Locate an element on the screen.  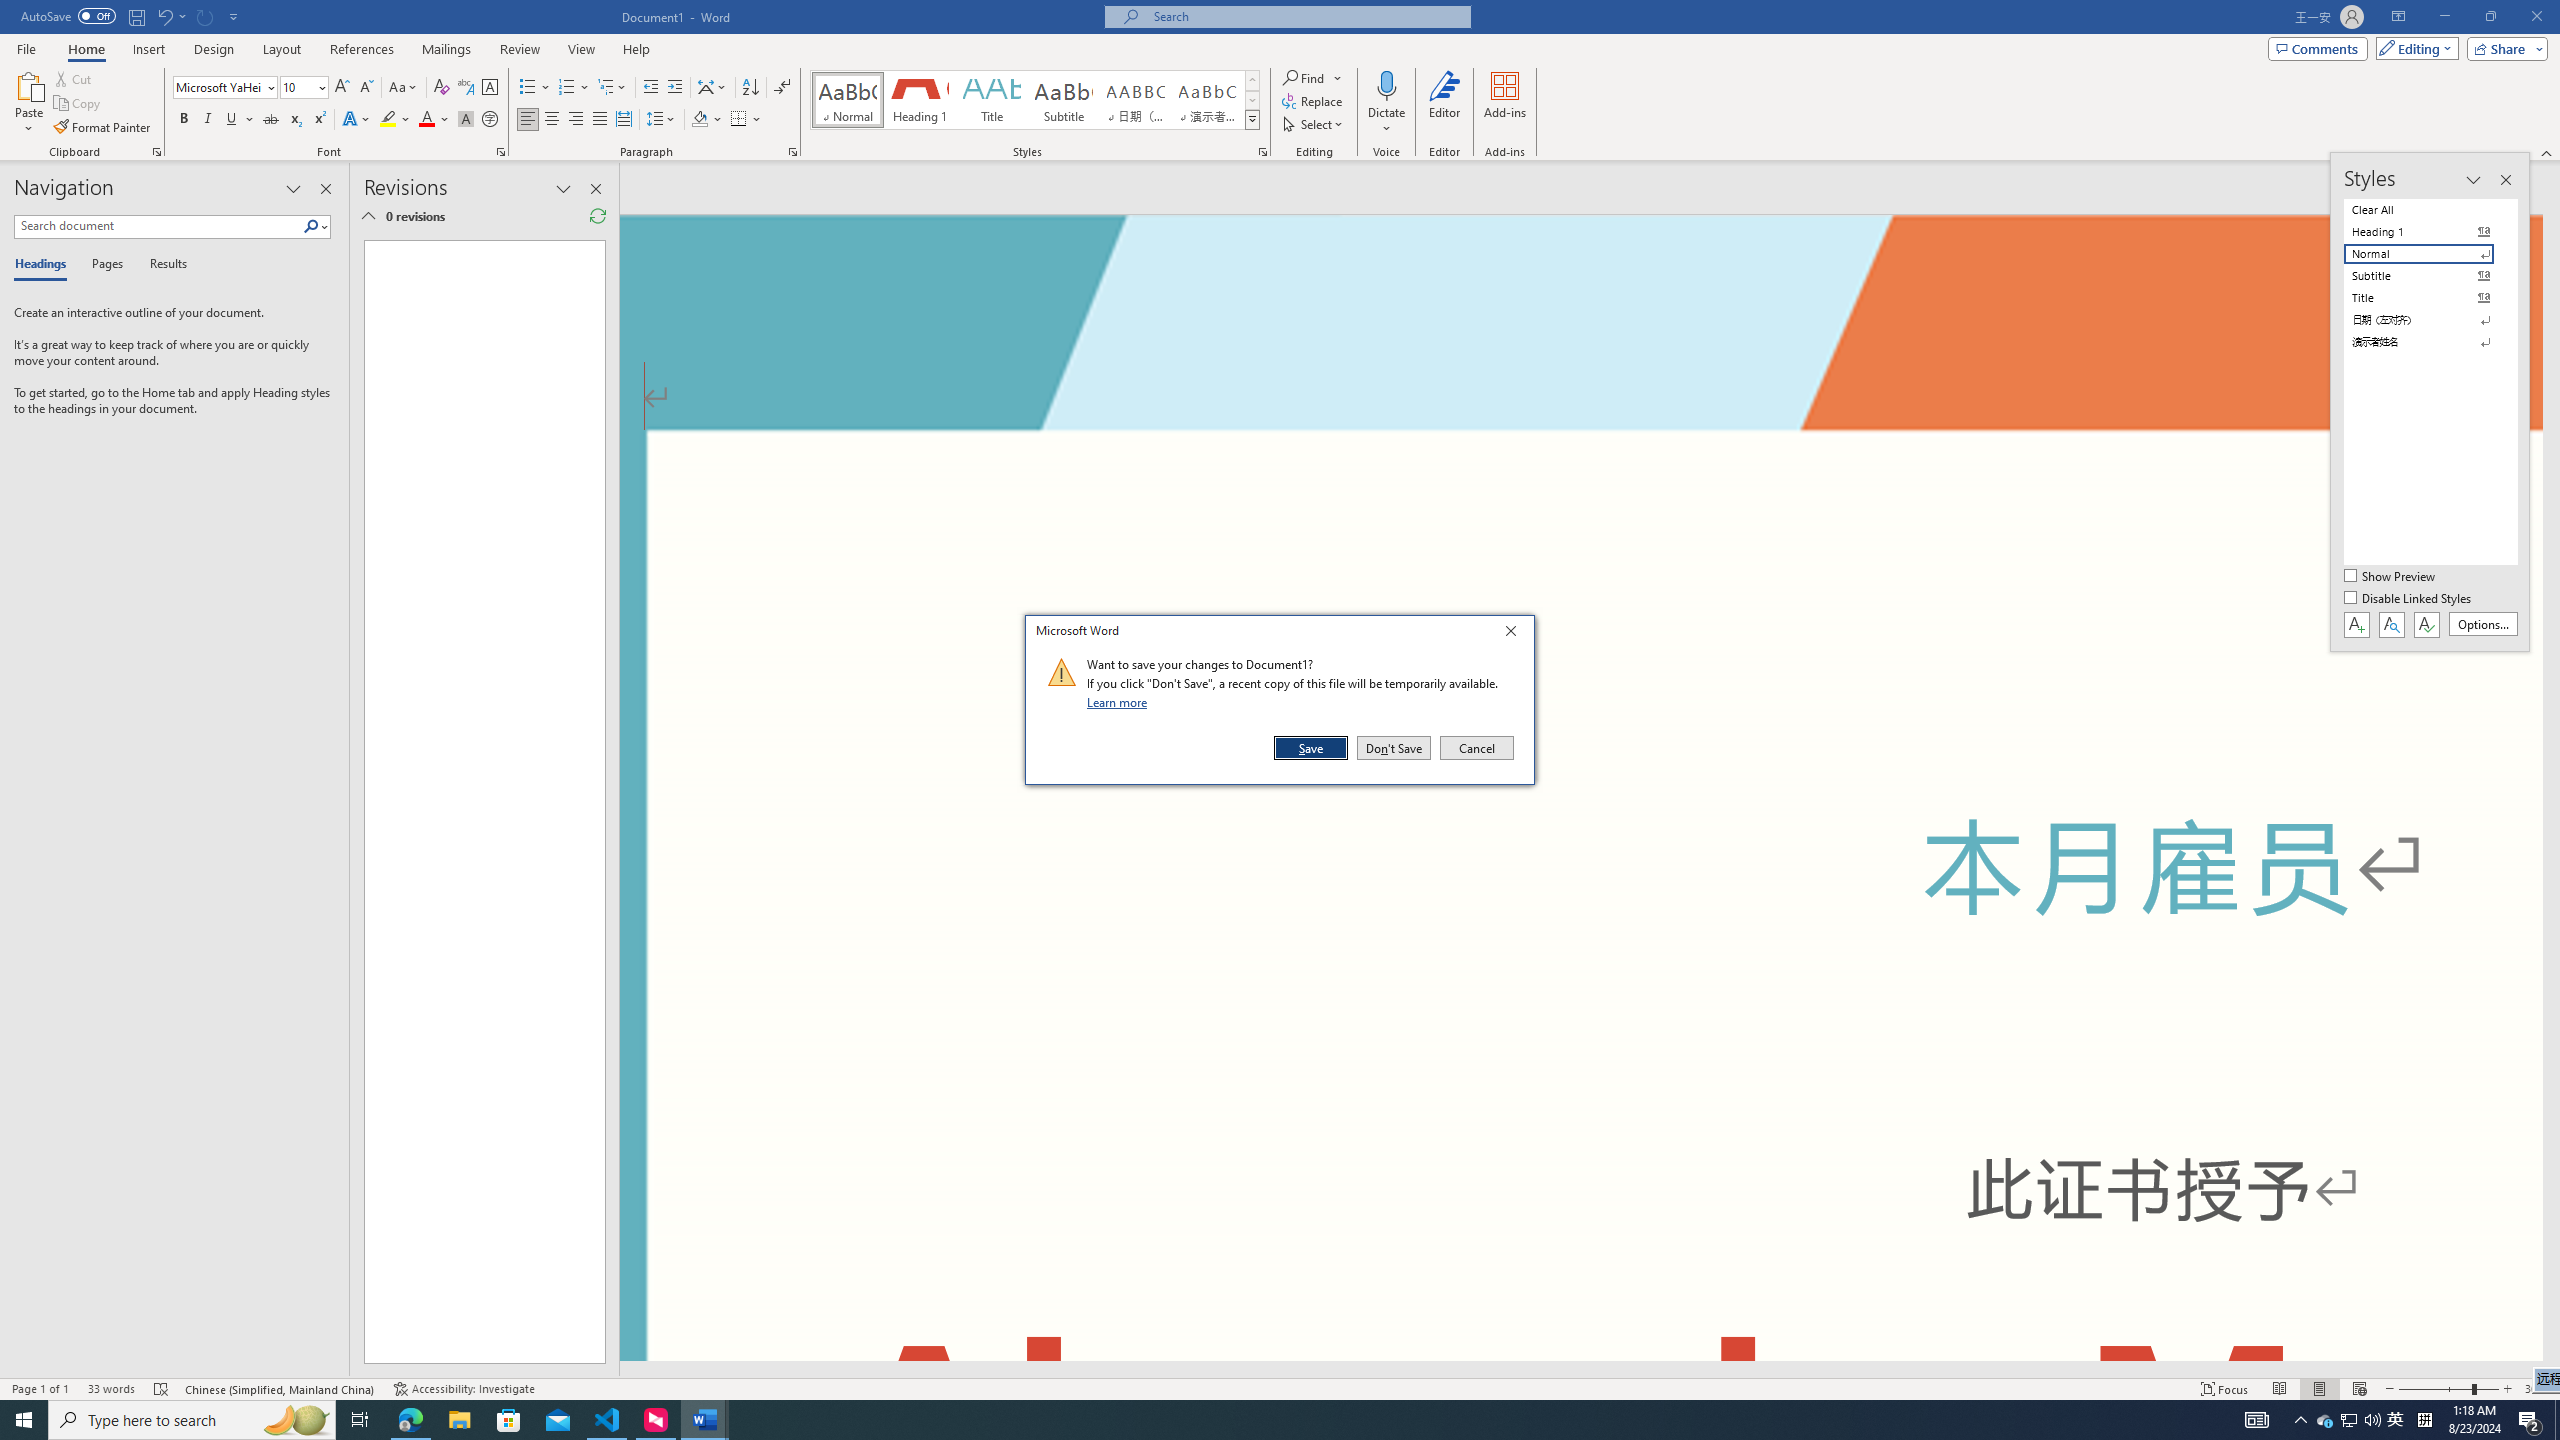
'Mode' is located at coordinates (2413, 47).